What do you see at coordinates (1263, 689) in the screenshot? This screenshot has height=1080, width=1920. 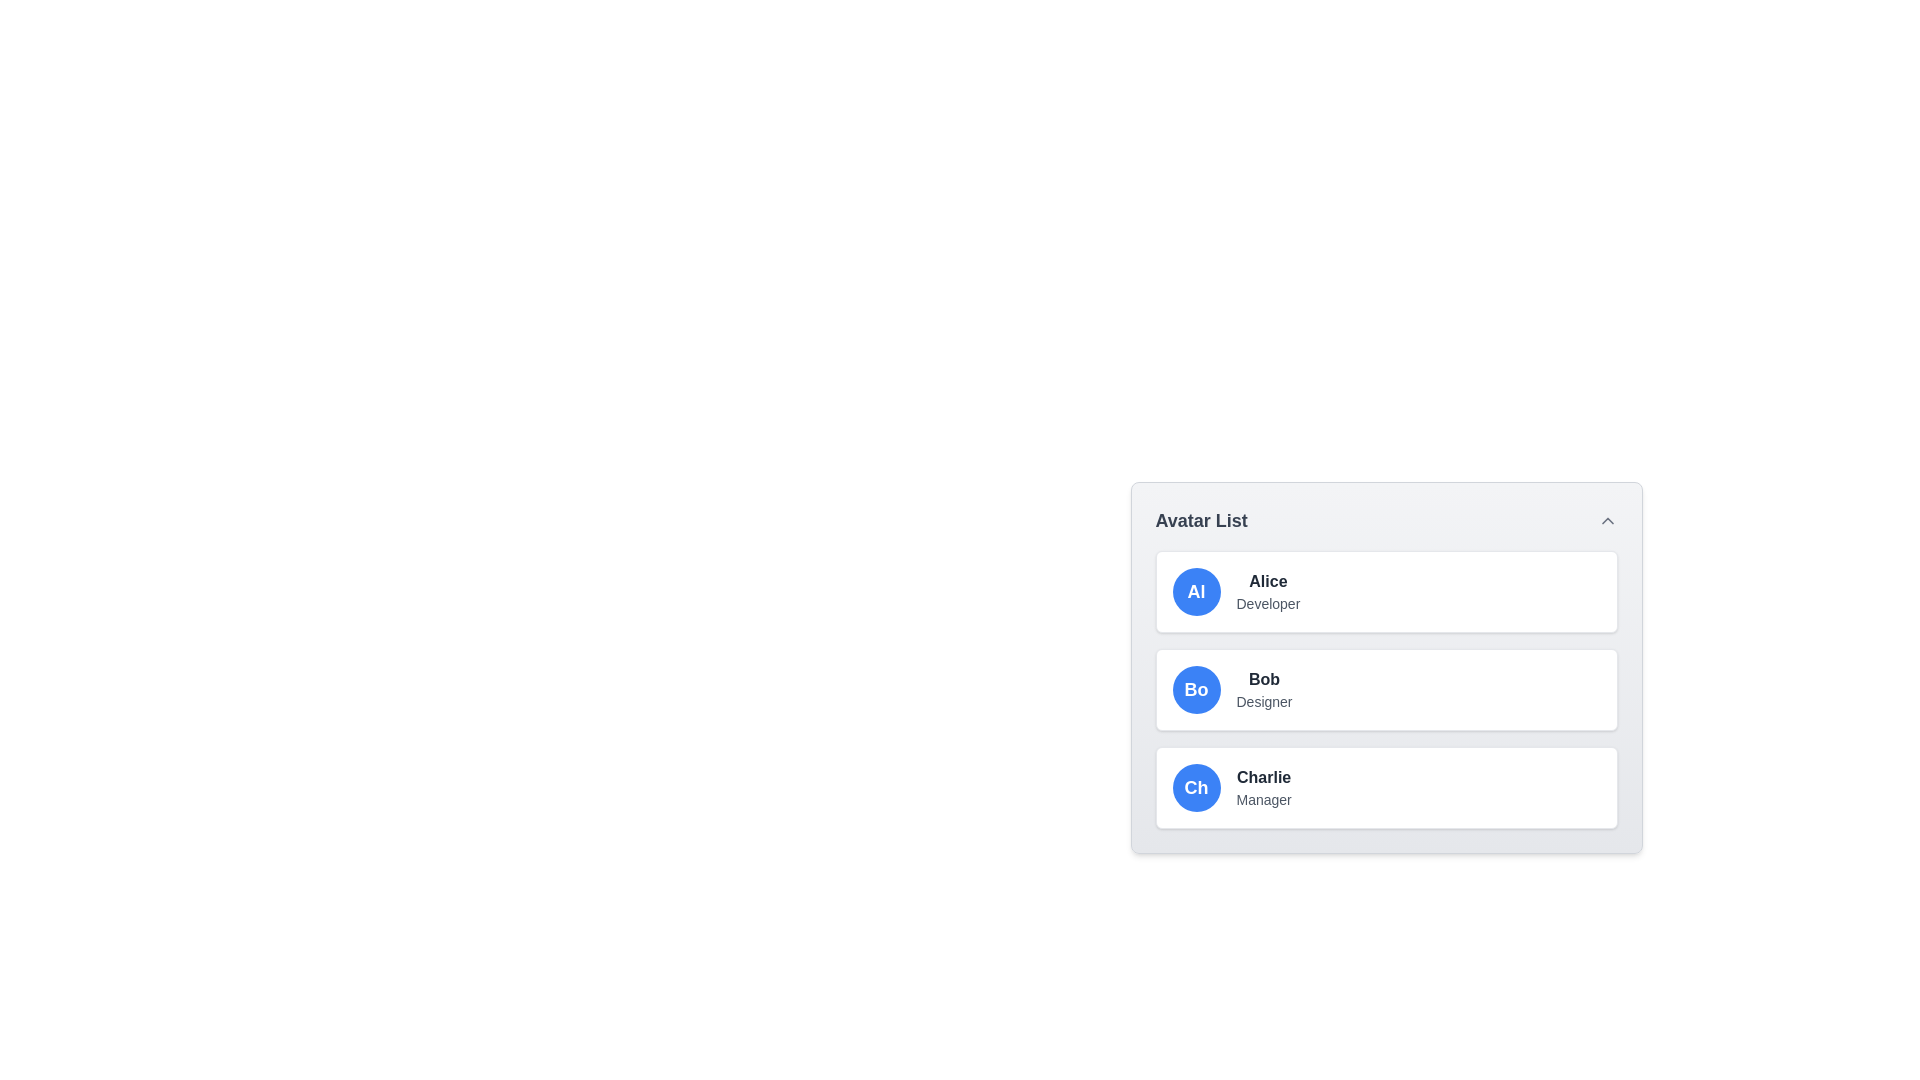 I see `the Text label displaying 'Bob' and 'Designer' in the user profile card, located to the right of the circular avatar labeled 'Bo'` at bounding box center [1263, 689].